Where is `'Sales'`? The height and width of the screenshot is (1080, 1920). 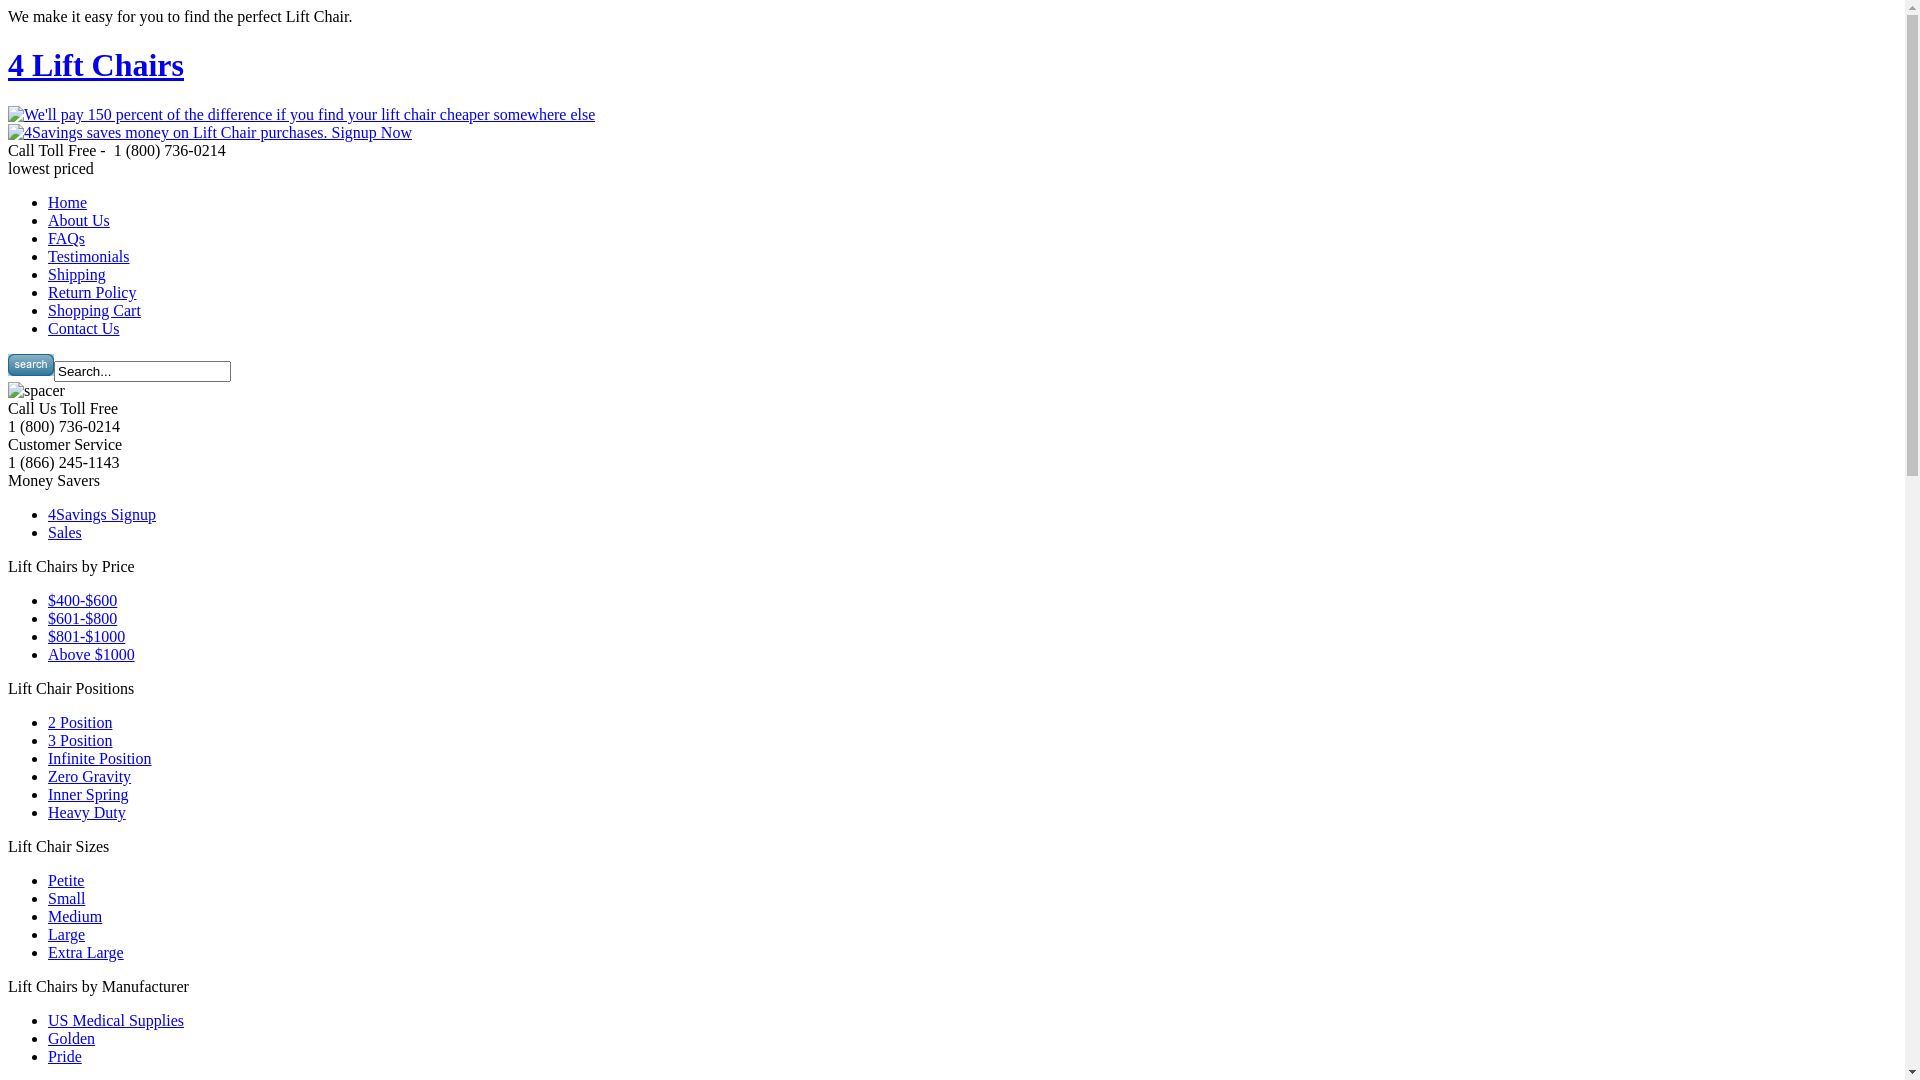
'Sales' is located at coordinates (65, 531).